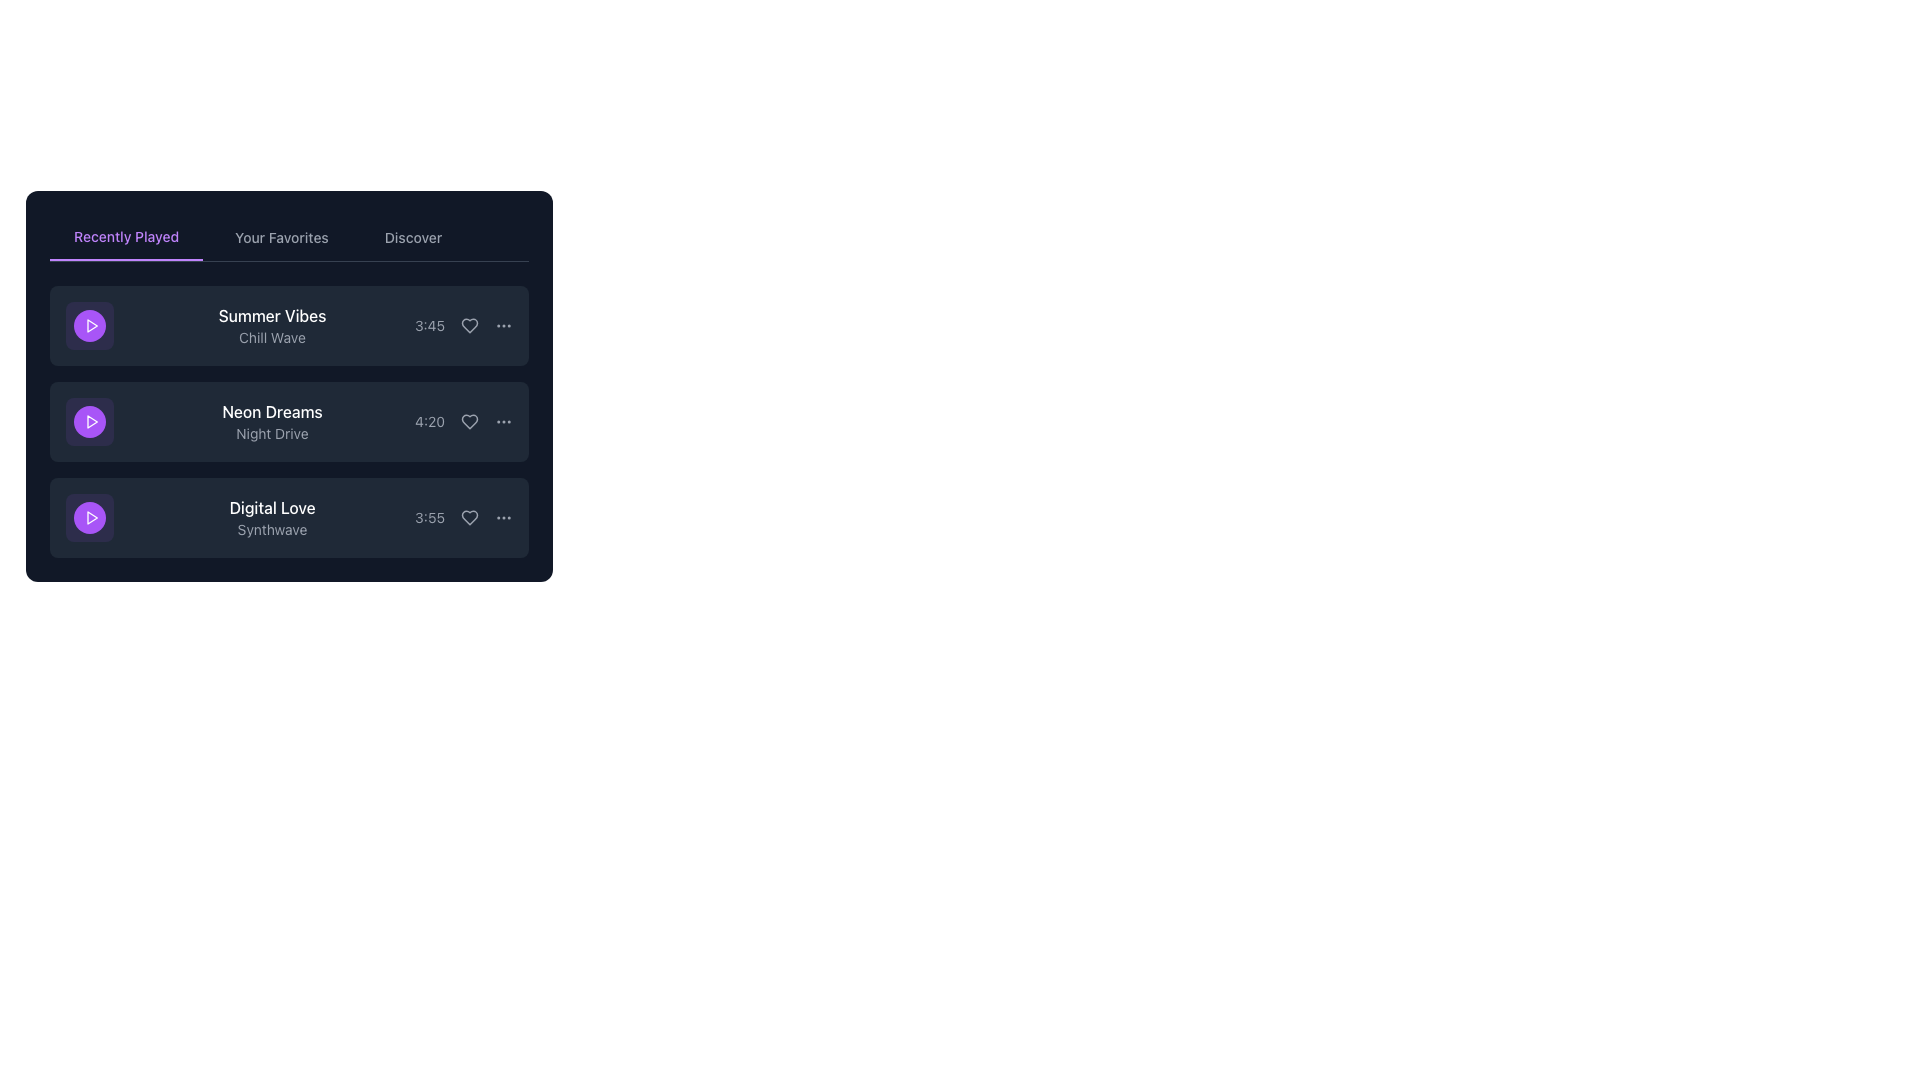 The height and width of the screenshot is (1080, 1920). What do you see at coordinates (91, 420) in the screenshot?
I see `the play button icon for the 'Neon Dreams - Night Drive' song, which is a triangular purple icon with a white outline` at bounding box center [91, 420].